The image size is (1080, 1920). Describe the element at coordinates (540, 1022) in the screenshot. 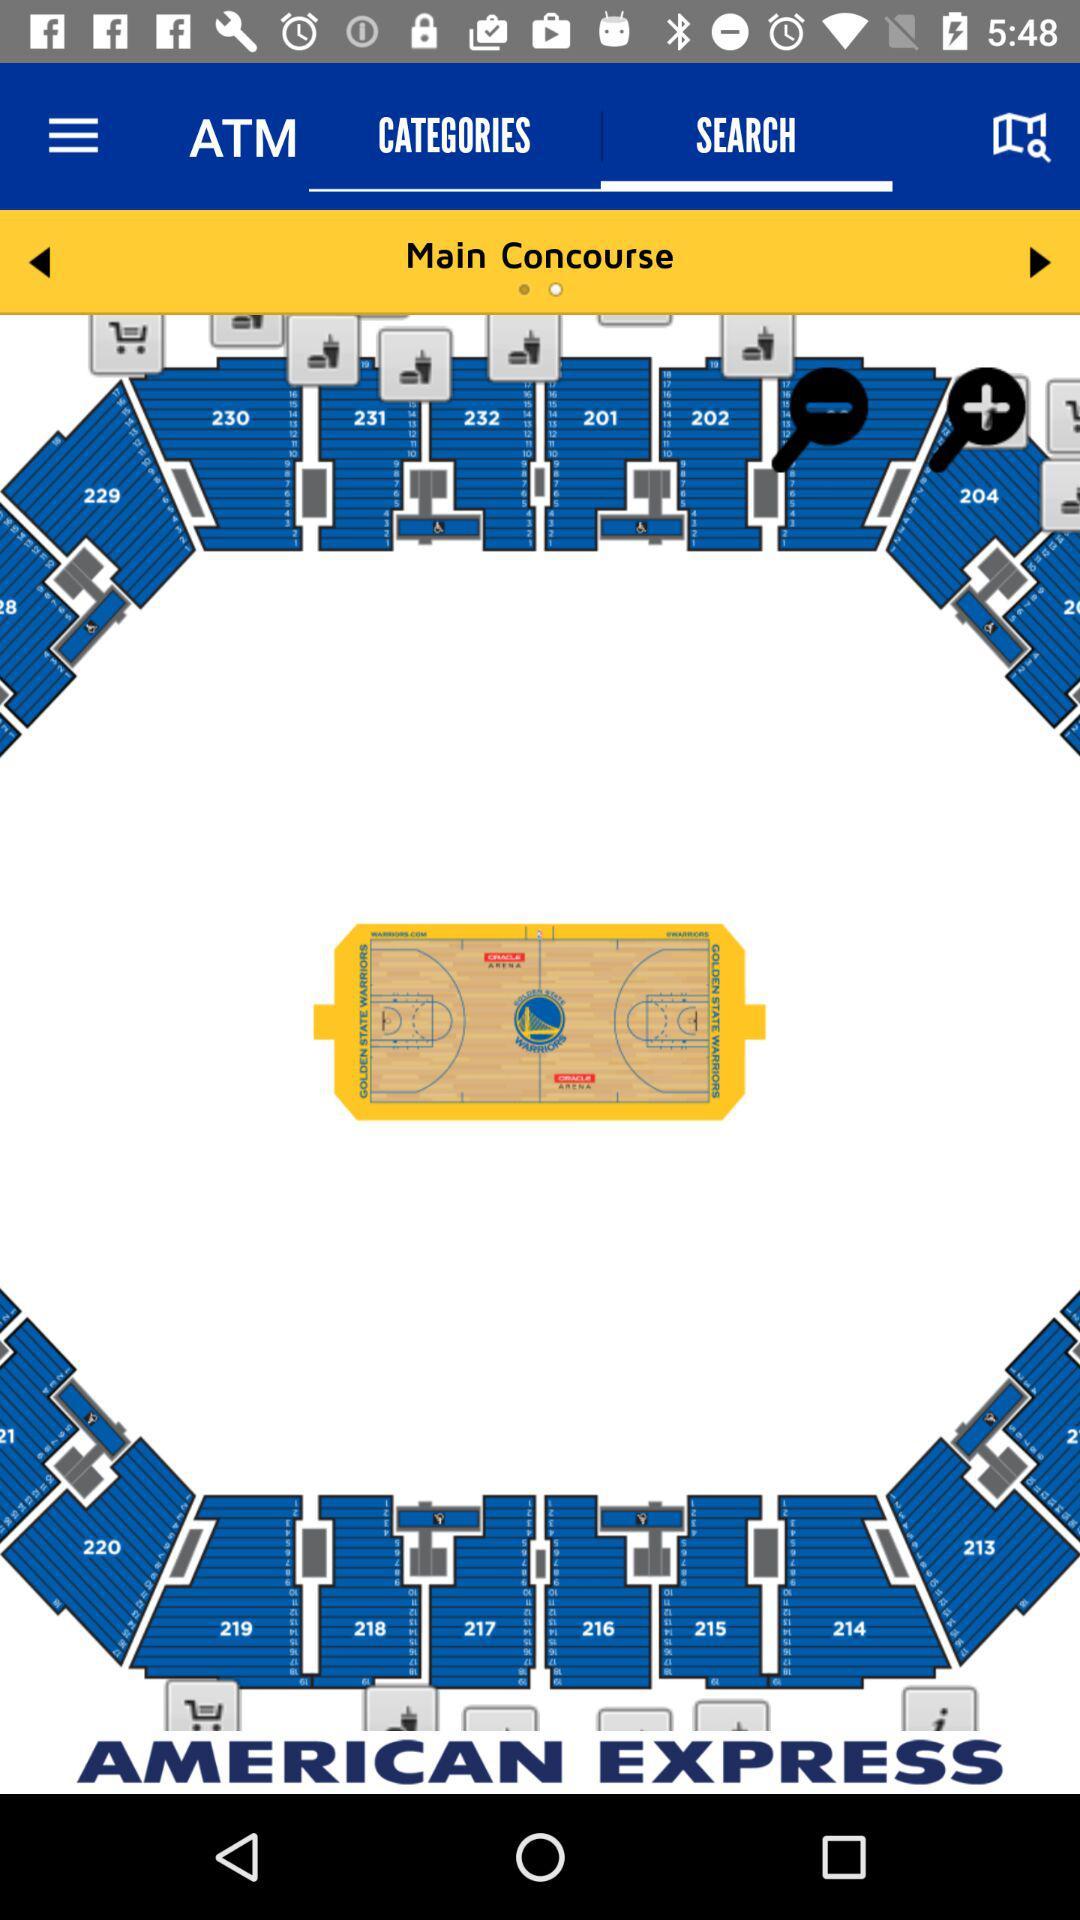

I see `seating chart` at that location.